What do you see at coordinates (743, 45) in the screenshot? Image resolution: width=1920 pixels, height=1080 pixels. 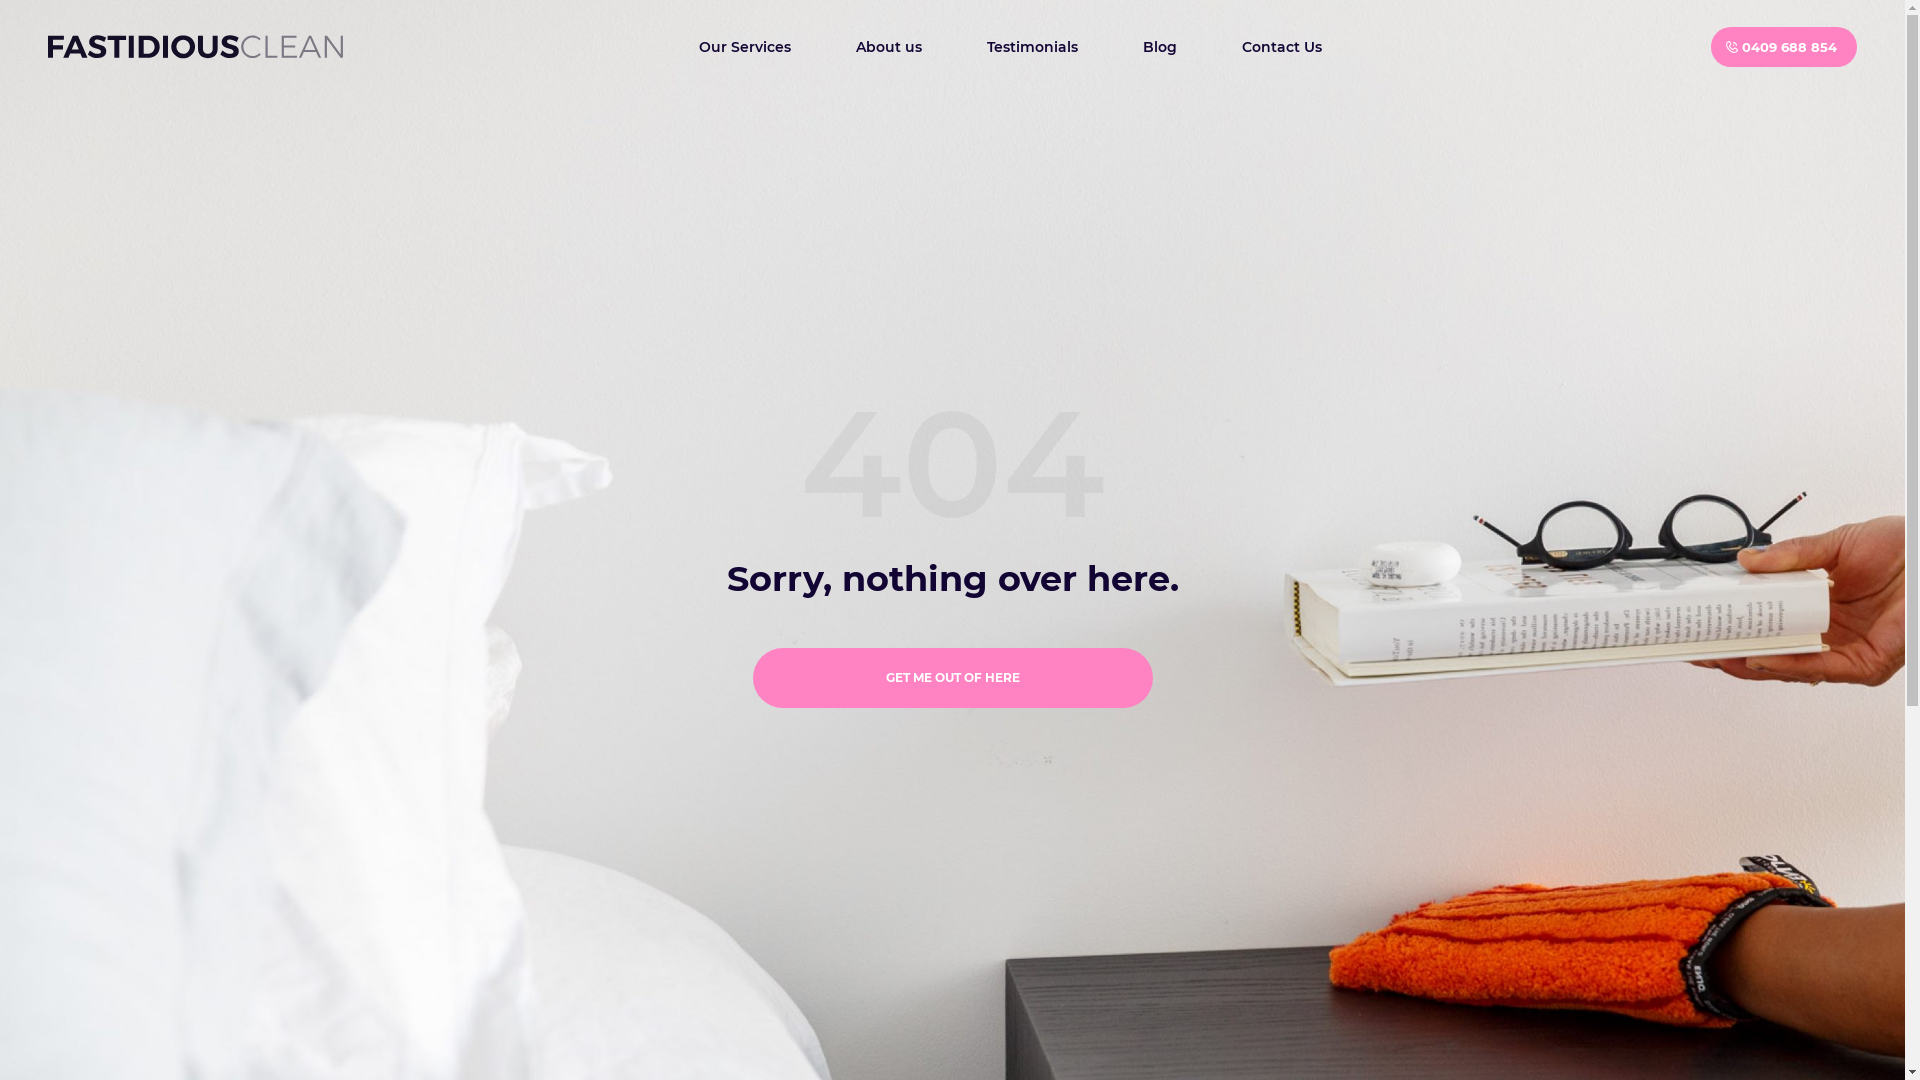 I see `'Our Services'` at bounding box center [743, 45].